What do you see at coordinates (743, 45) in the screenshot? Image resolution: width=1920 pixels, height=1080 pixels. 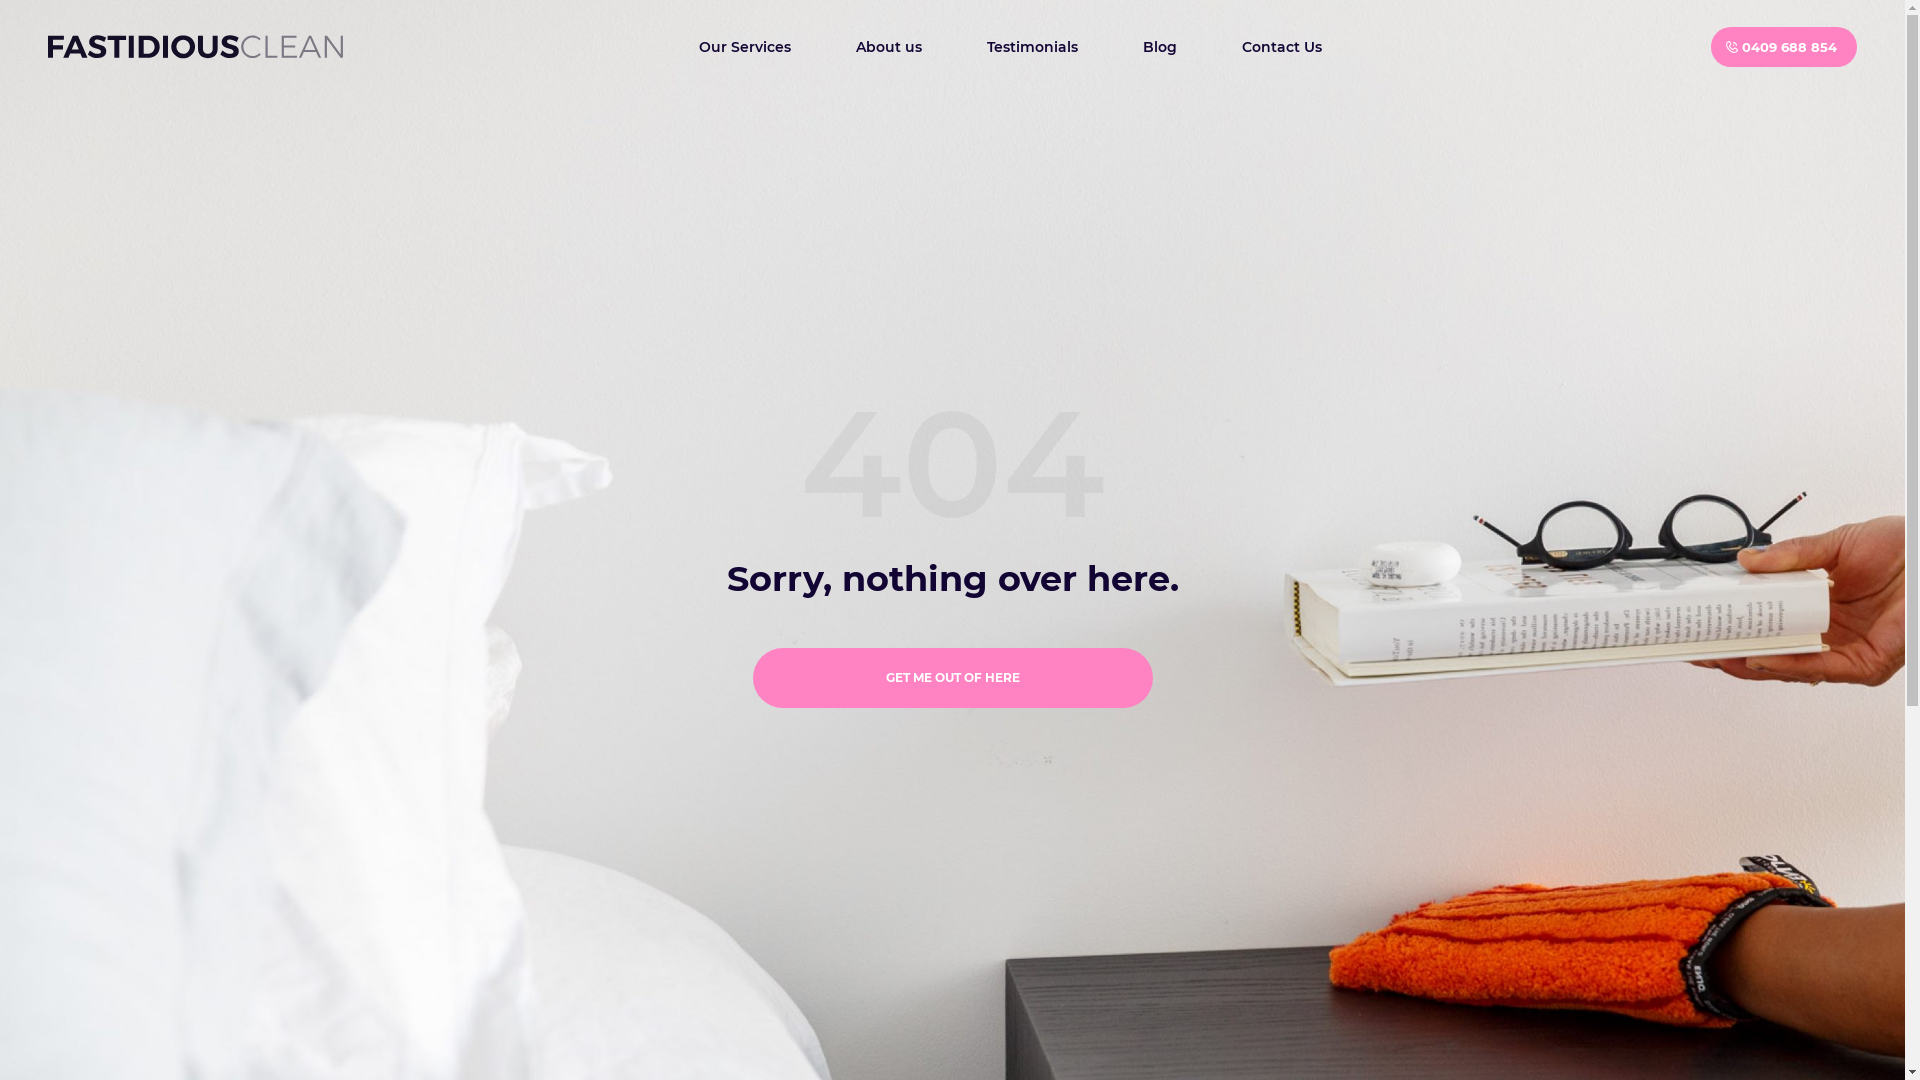 I see `'Our Services'` at bounding box center [743, 45].